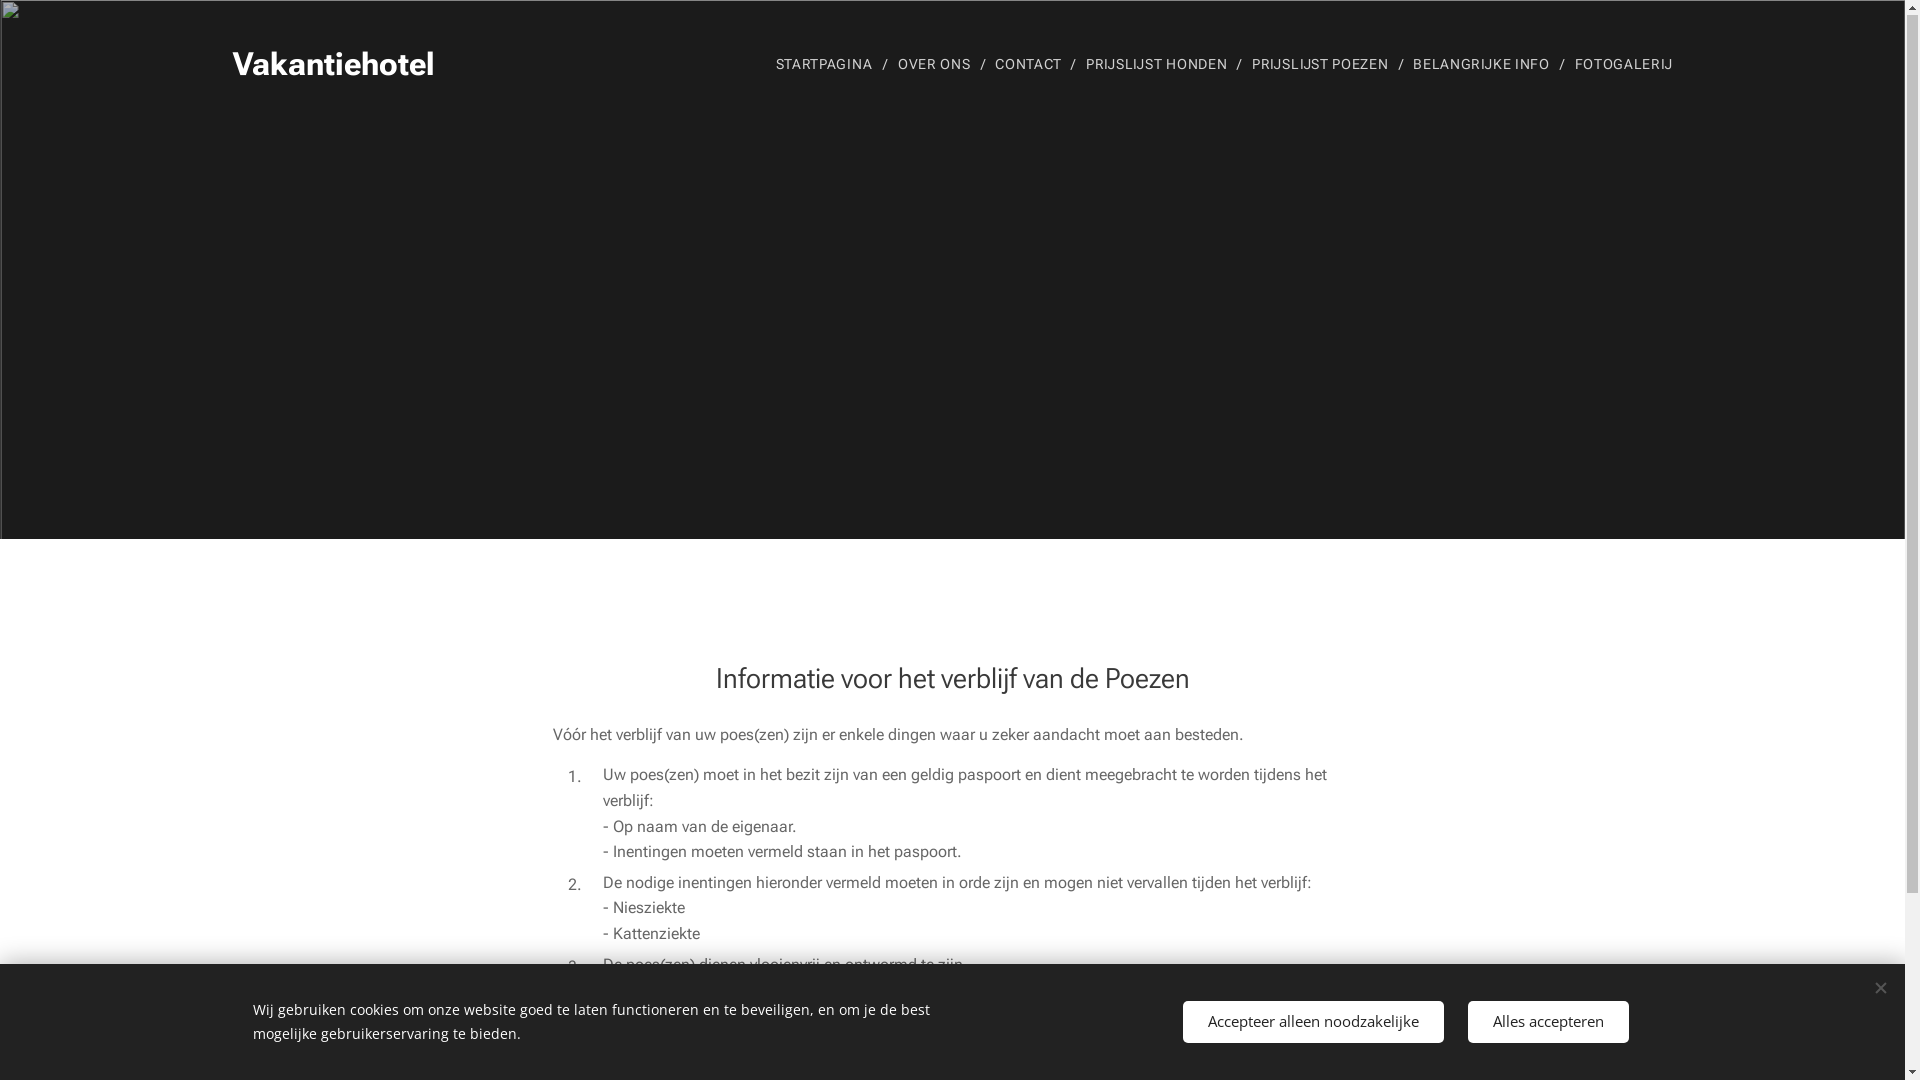  I want to click on 'Accepteer alleen noodzakelijke', so click(1312, 1022).